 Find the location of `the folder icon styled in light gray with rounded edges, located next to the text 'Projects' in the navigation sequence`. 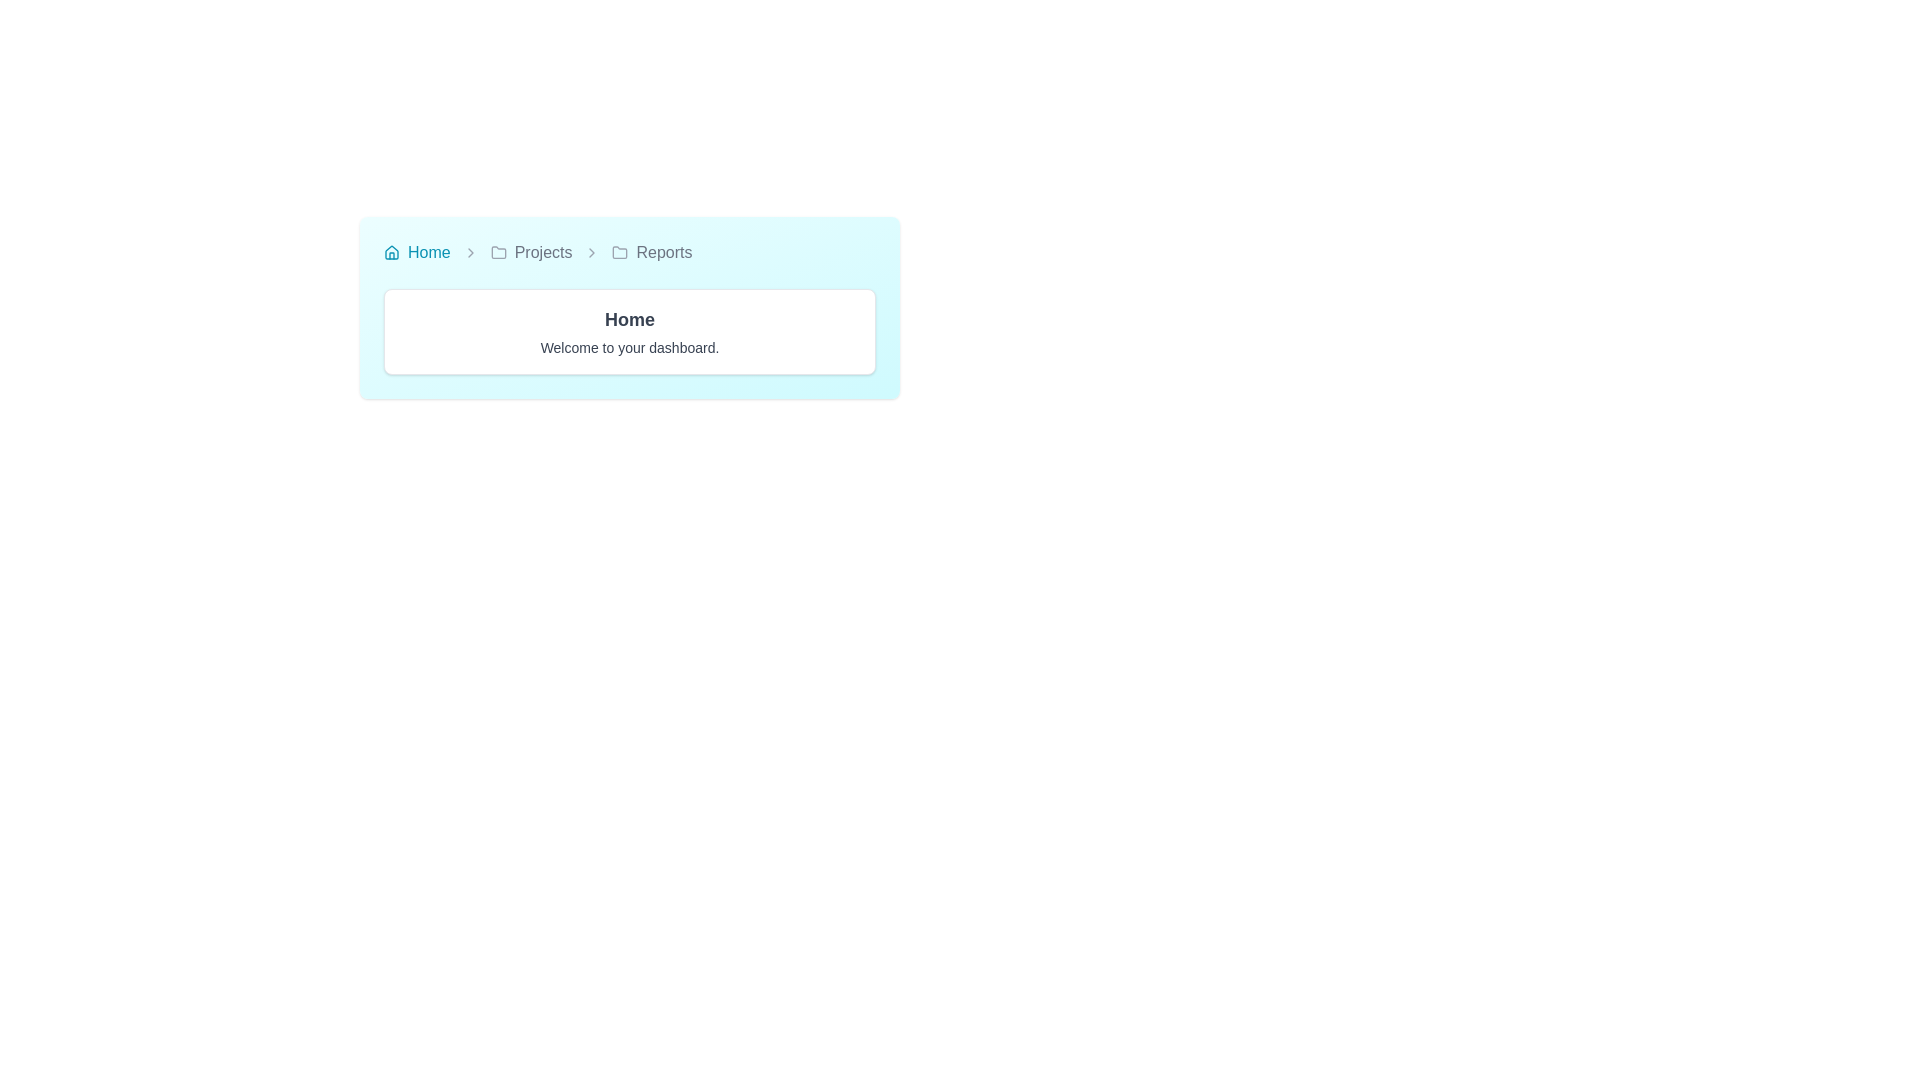

the folder icon styled in light gray with rounded edges, located next to the text 'Projects' in the navigation sequence is located at coordinates (498, 252).